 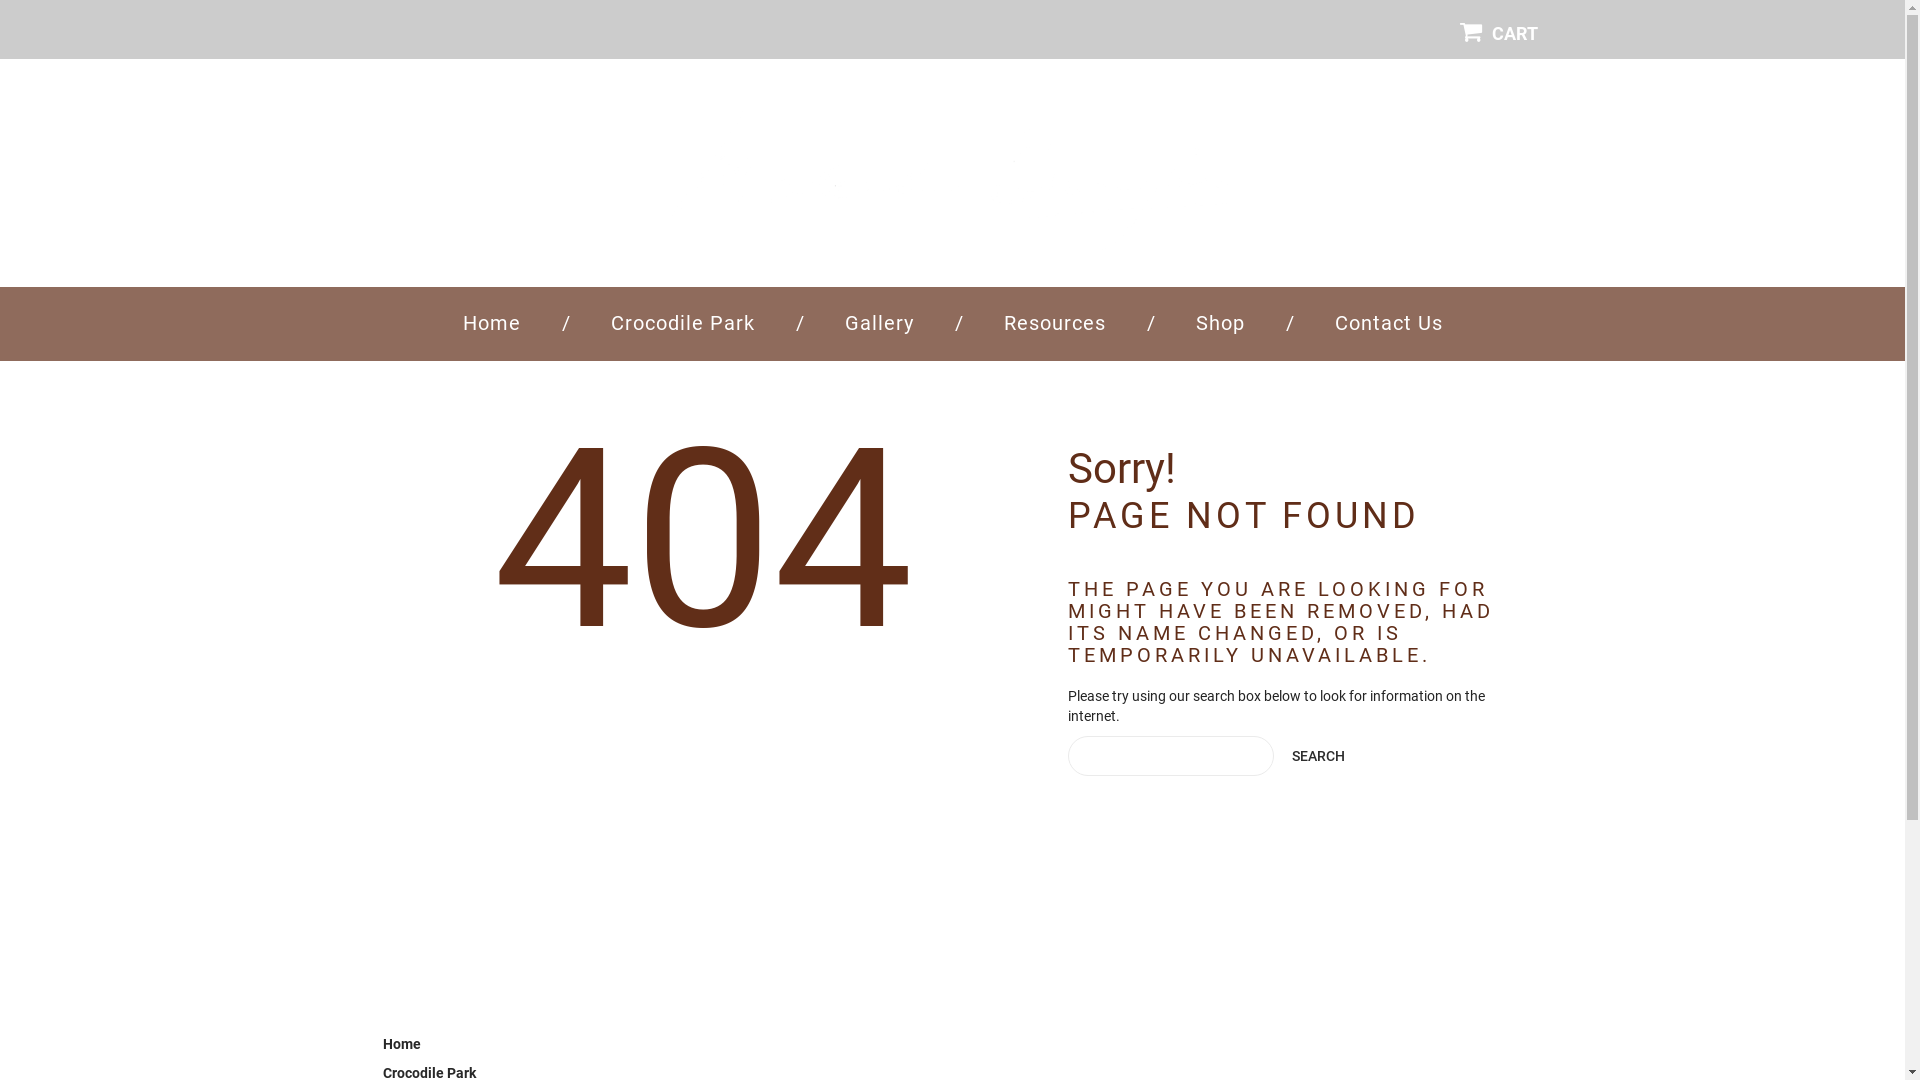 What do you see at coordinates (1054, 322) in the screenshot?
I see `'Resources'` at bounding box center [1054, 322].